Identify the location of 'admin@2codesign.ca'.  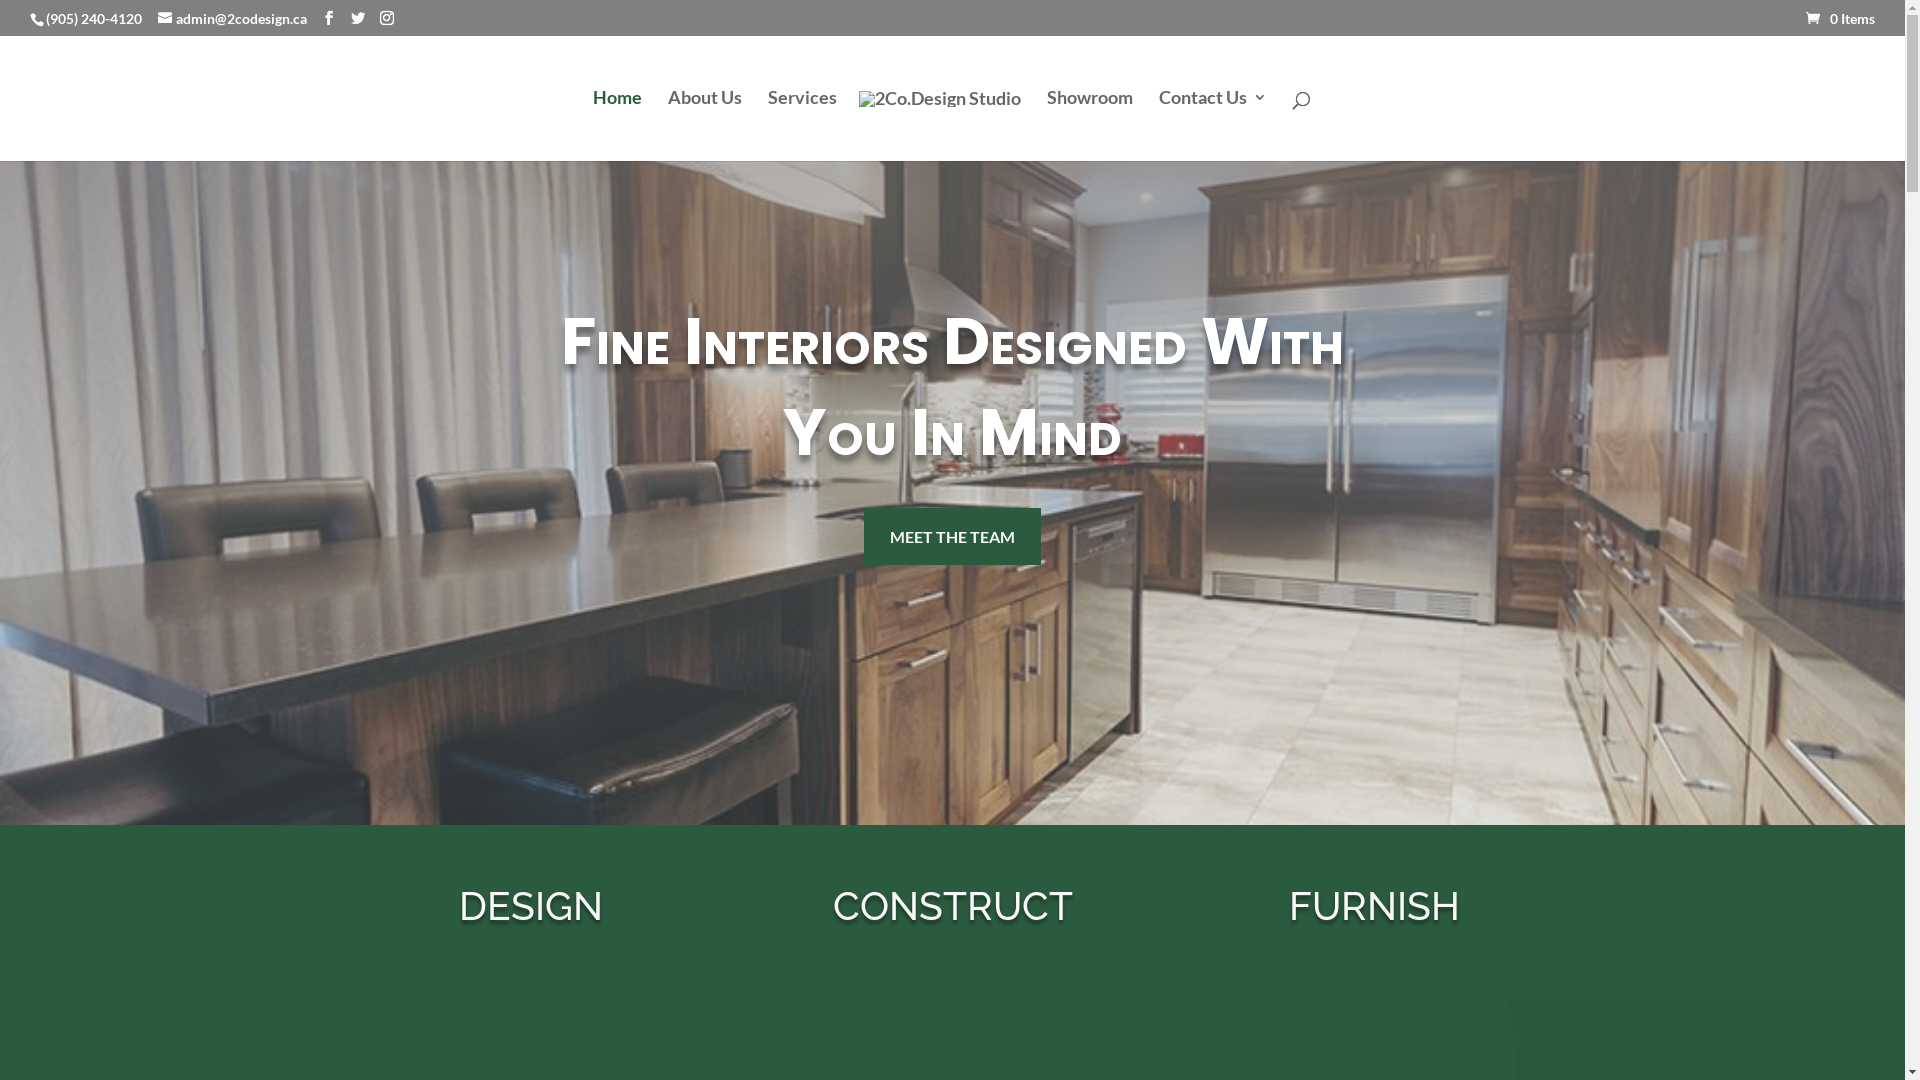
(232, 18).